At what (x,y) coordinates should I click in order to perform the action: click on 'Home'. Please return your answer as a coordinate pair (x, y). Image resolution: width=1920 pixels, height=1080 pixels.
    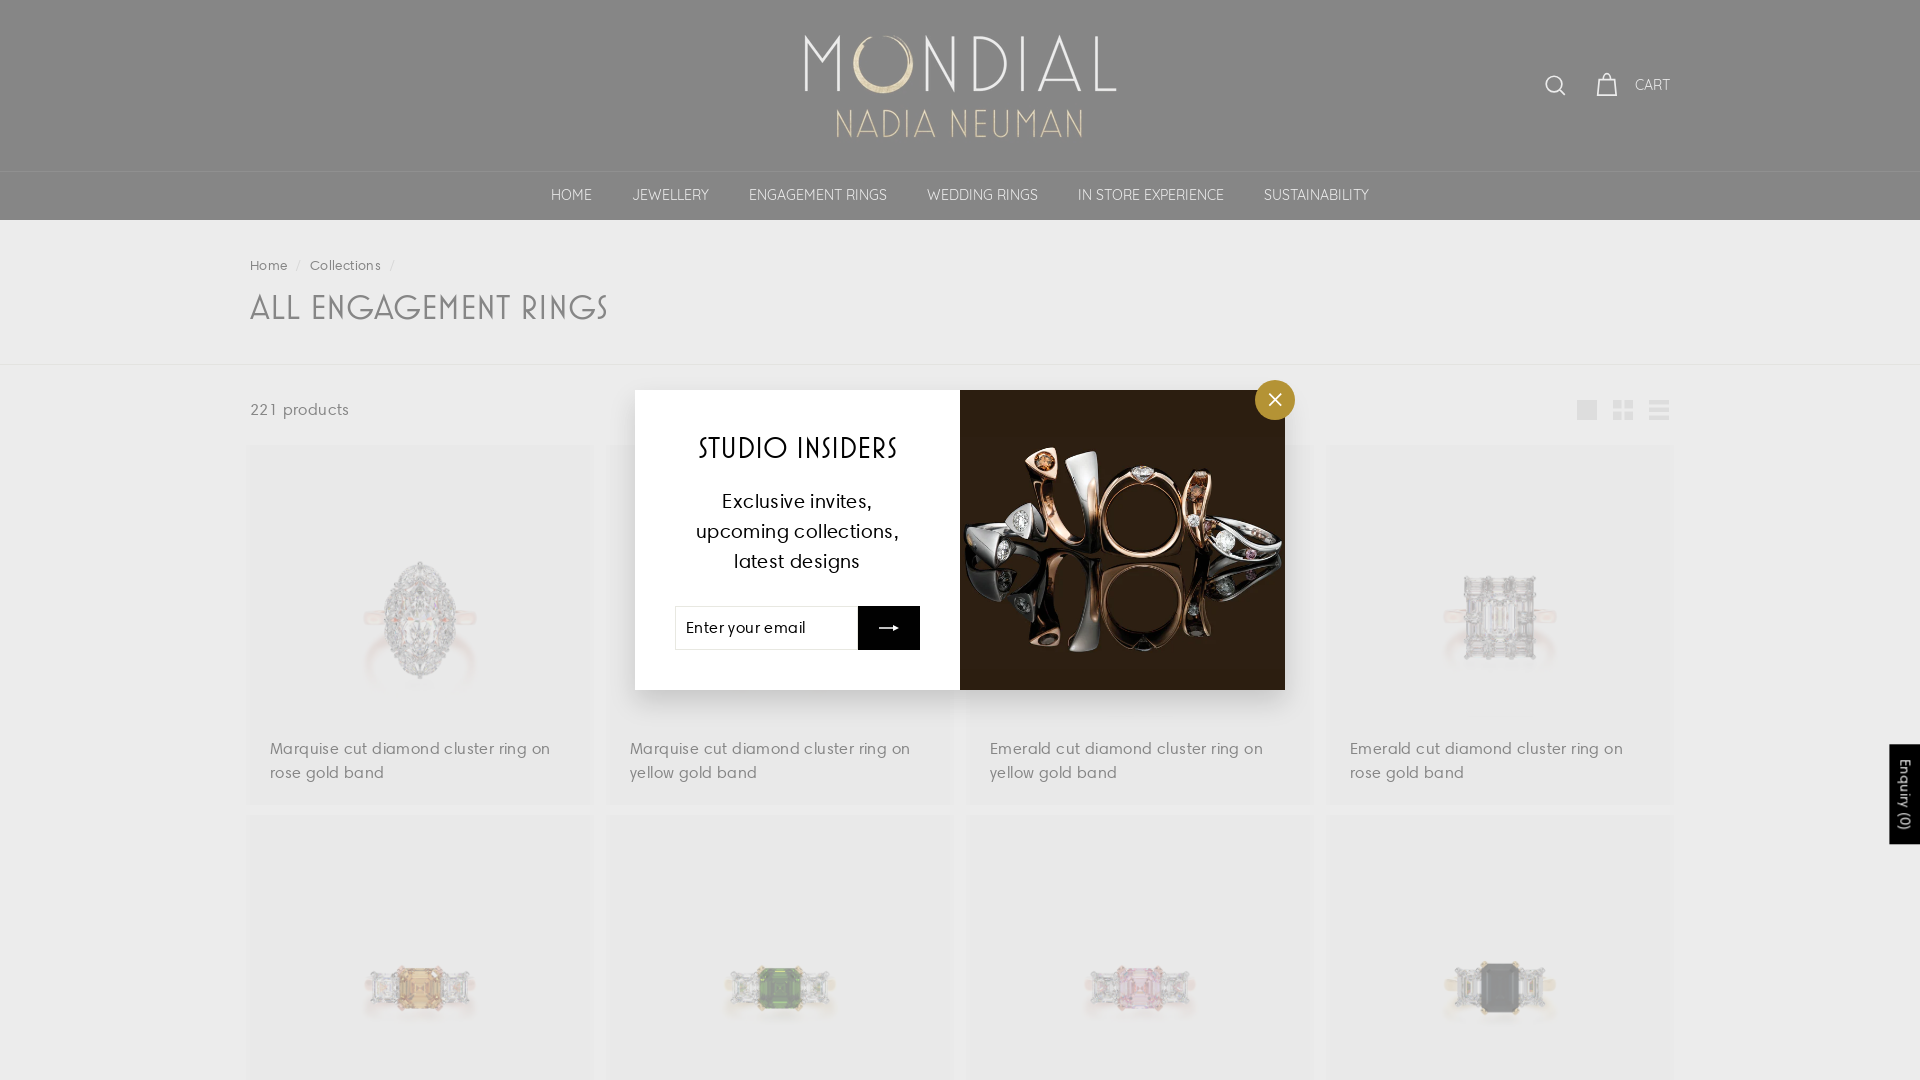
    Looking at the image, I should click on (267, 264).